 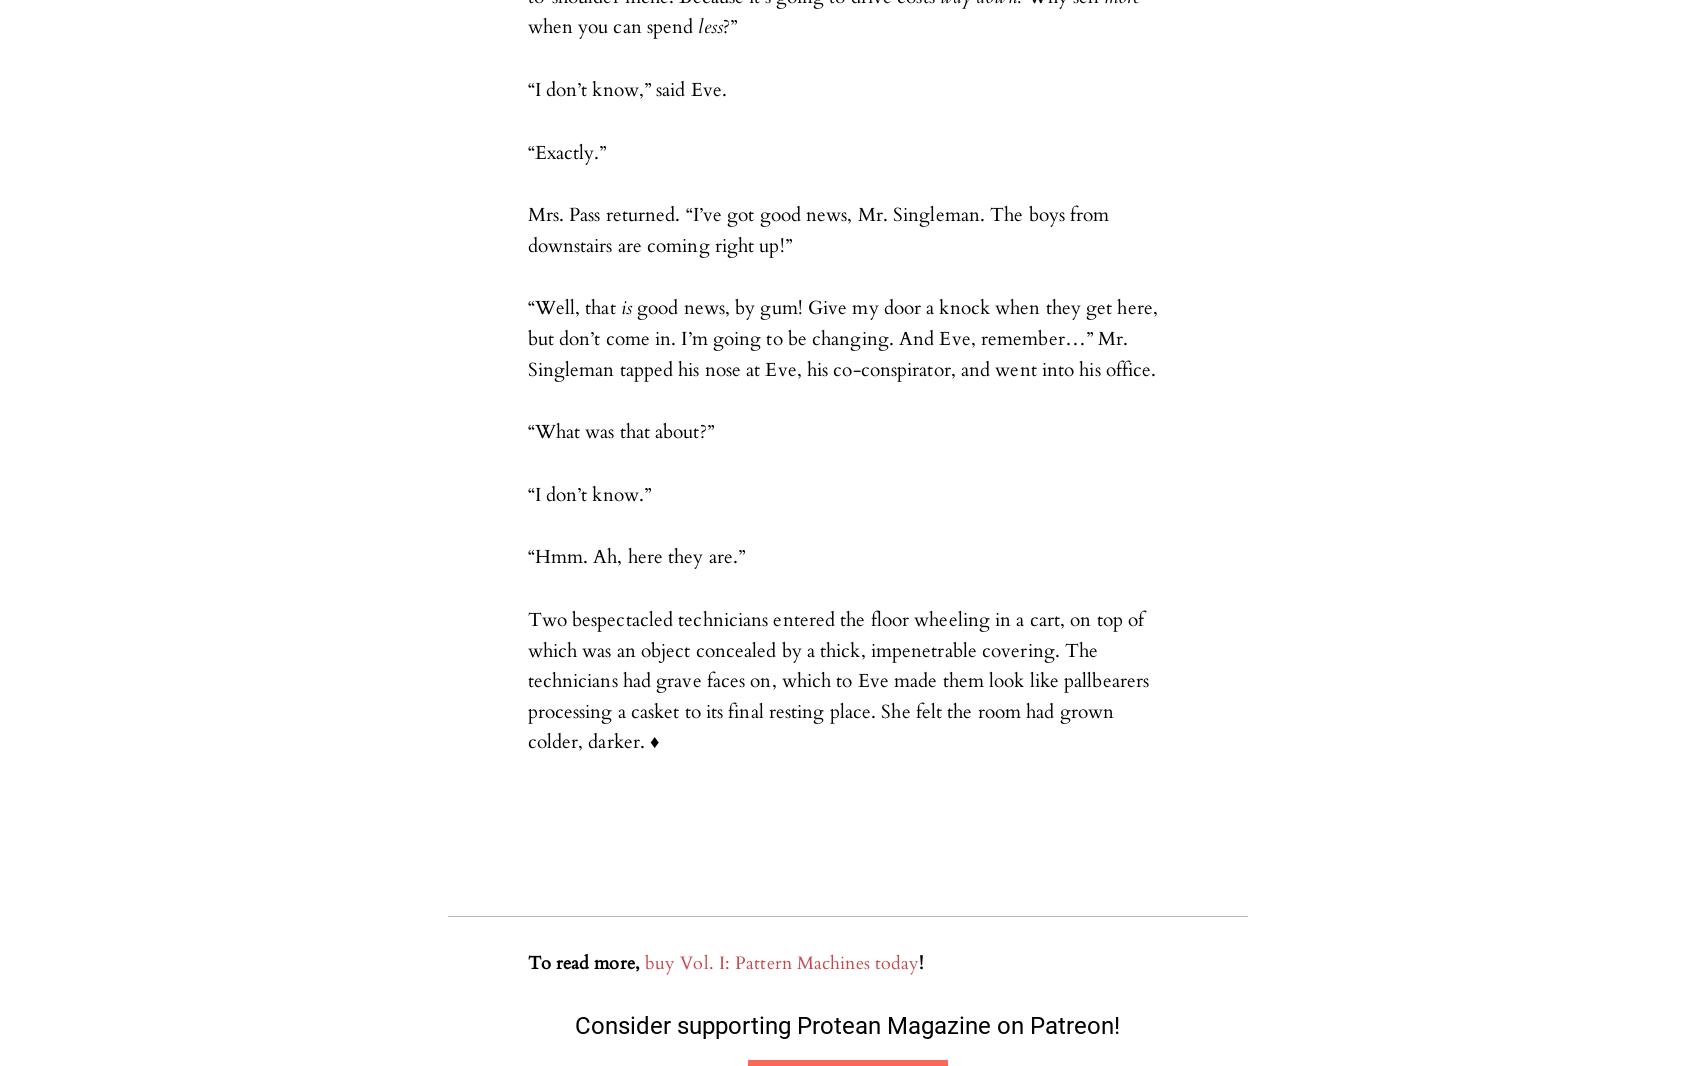 I want to click on '“I don’t know,” said Eve.', so click(x=625, y=89).